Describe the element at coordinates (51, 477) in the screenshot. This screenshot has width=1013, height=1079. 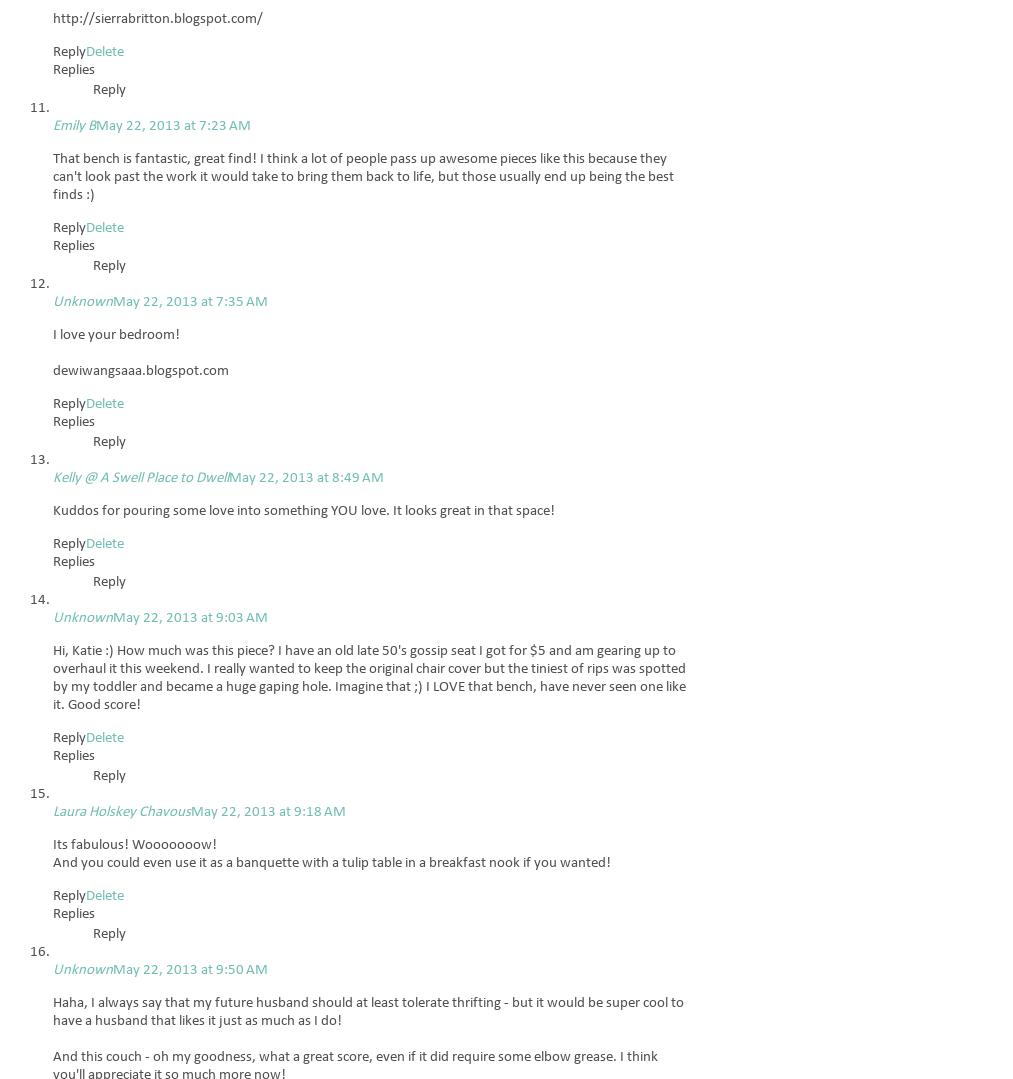
I see `'Kelly @ A Swell Place to Dwell'` at that location.